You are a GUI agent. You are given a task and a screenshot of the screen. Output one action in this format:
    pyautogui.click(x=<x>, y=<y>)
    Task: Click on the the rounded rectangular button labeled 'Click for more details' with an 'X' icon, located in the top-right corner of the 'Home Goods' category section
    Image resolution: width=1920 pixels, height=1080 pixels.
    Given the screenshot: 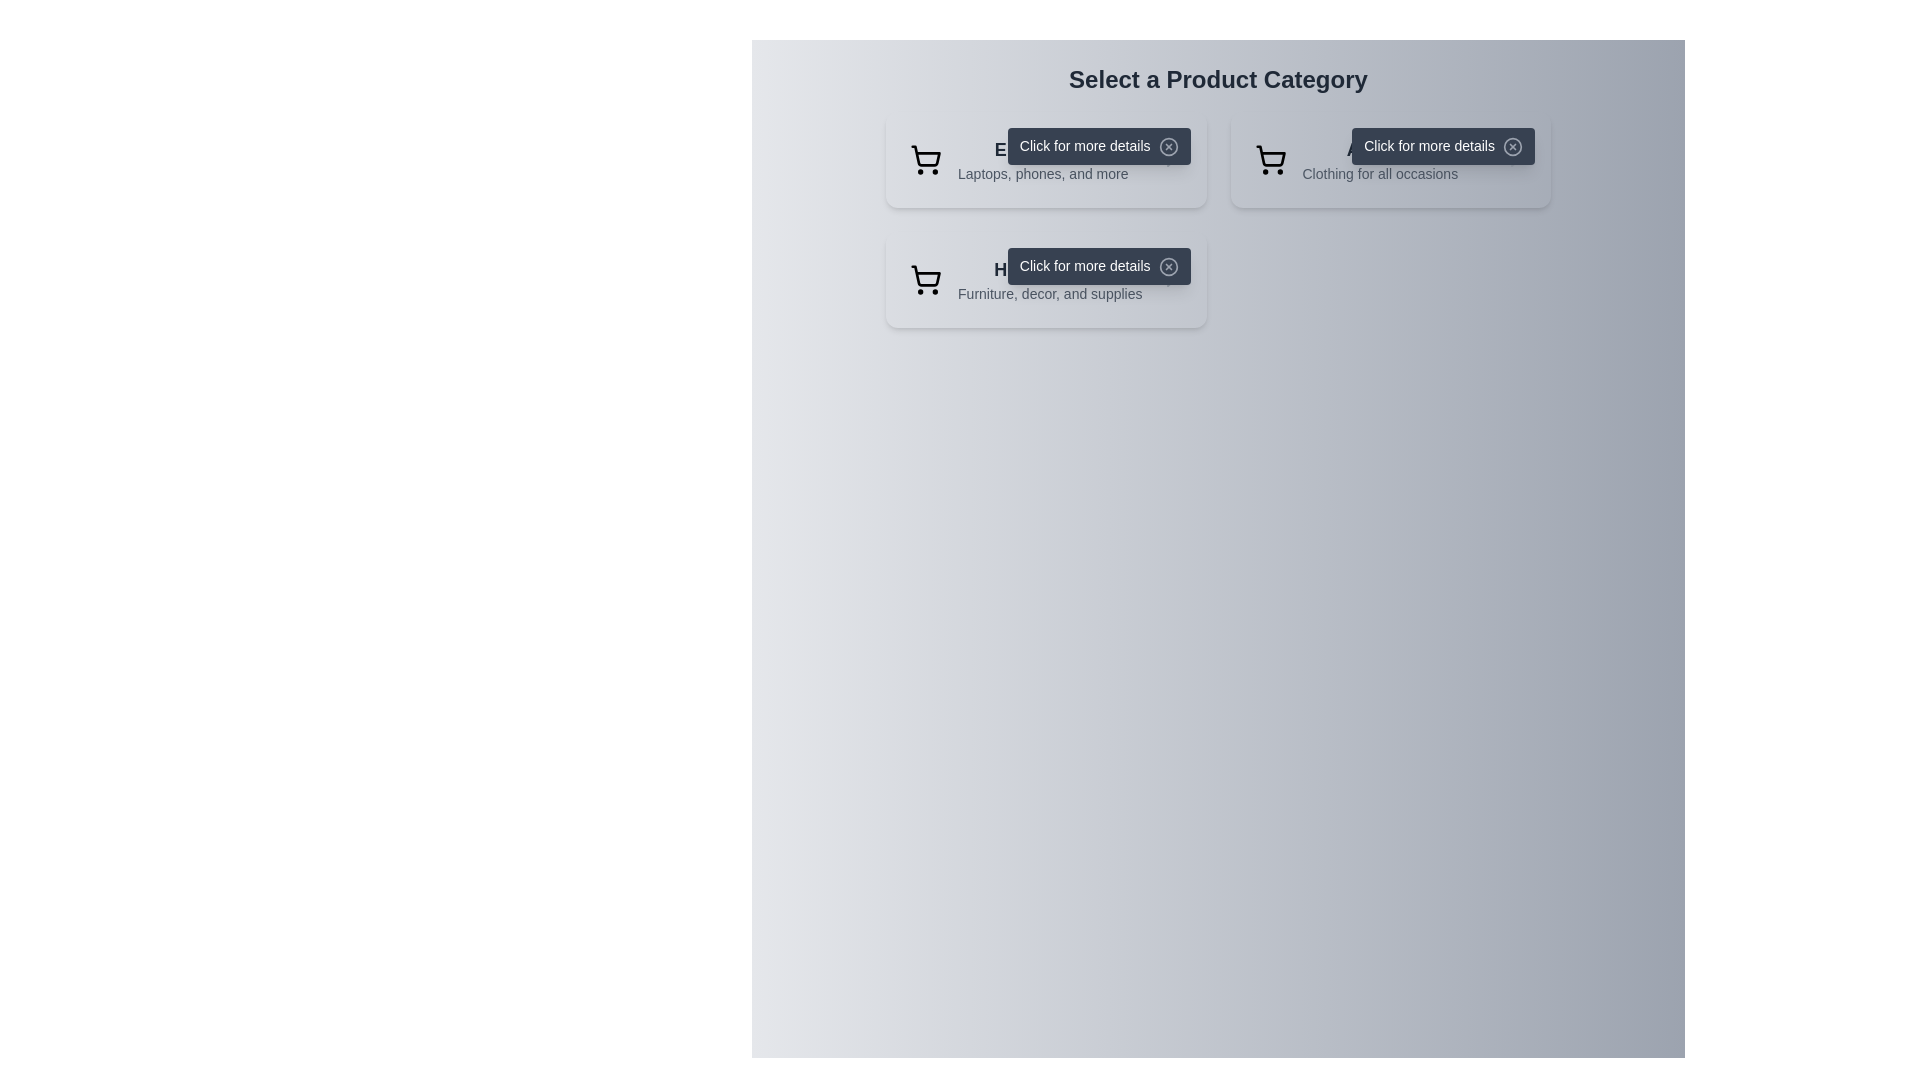 What is the action you would take?
    pyautogui.click(x=1098, y=265)
    